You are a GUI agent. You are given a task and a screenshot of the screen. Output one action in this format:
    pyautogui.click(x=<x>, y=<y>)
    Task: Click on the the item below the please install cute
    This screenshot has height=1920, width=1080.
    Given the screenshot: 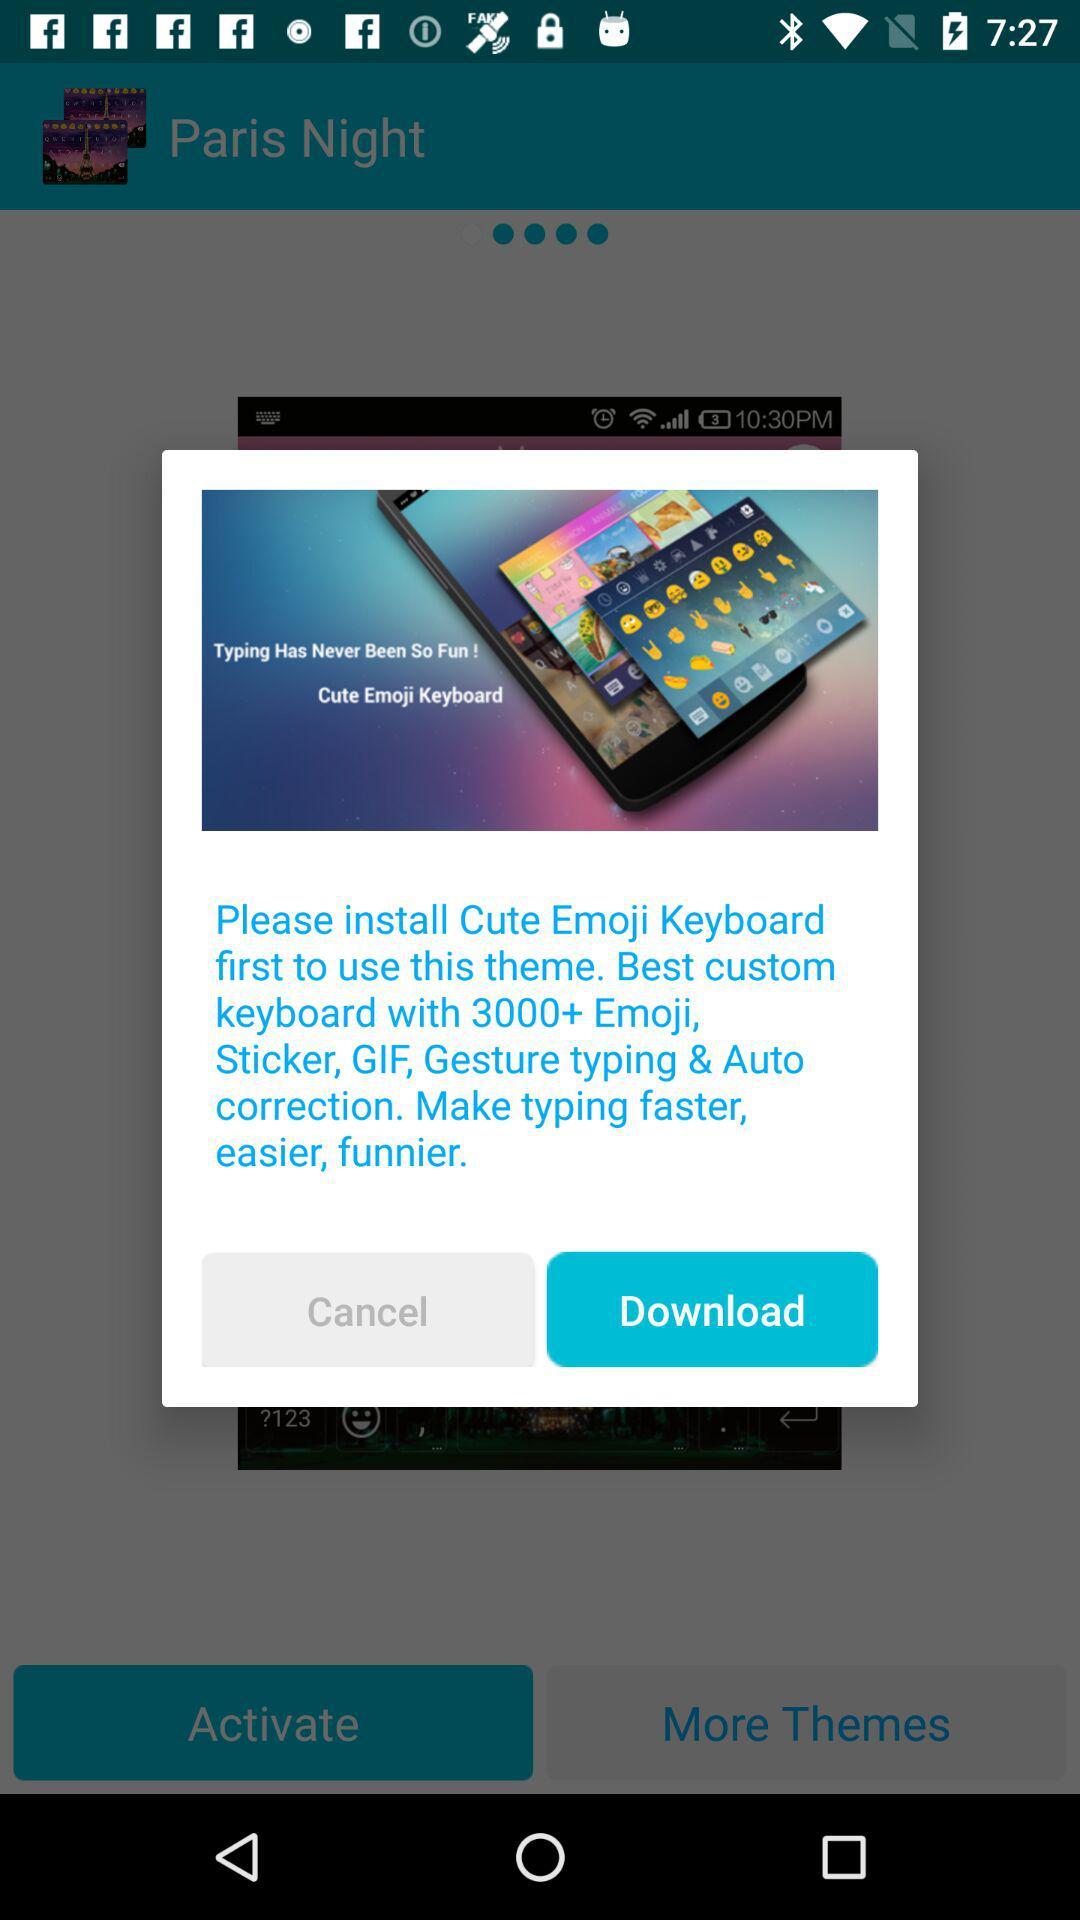 What is the action you would take?
    pyautogui.click(x=711, y=1309)
    